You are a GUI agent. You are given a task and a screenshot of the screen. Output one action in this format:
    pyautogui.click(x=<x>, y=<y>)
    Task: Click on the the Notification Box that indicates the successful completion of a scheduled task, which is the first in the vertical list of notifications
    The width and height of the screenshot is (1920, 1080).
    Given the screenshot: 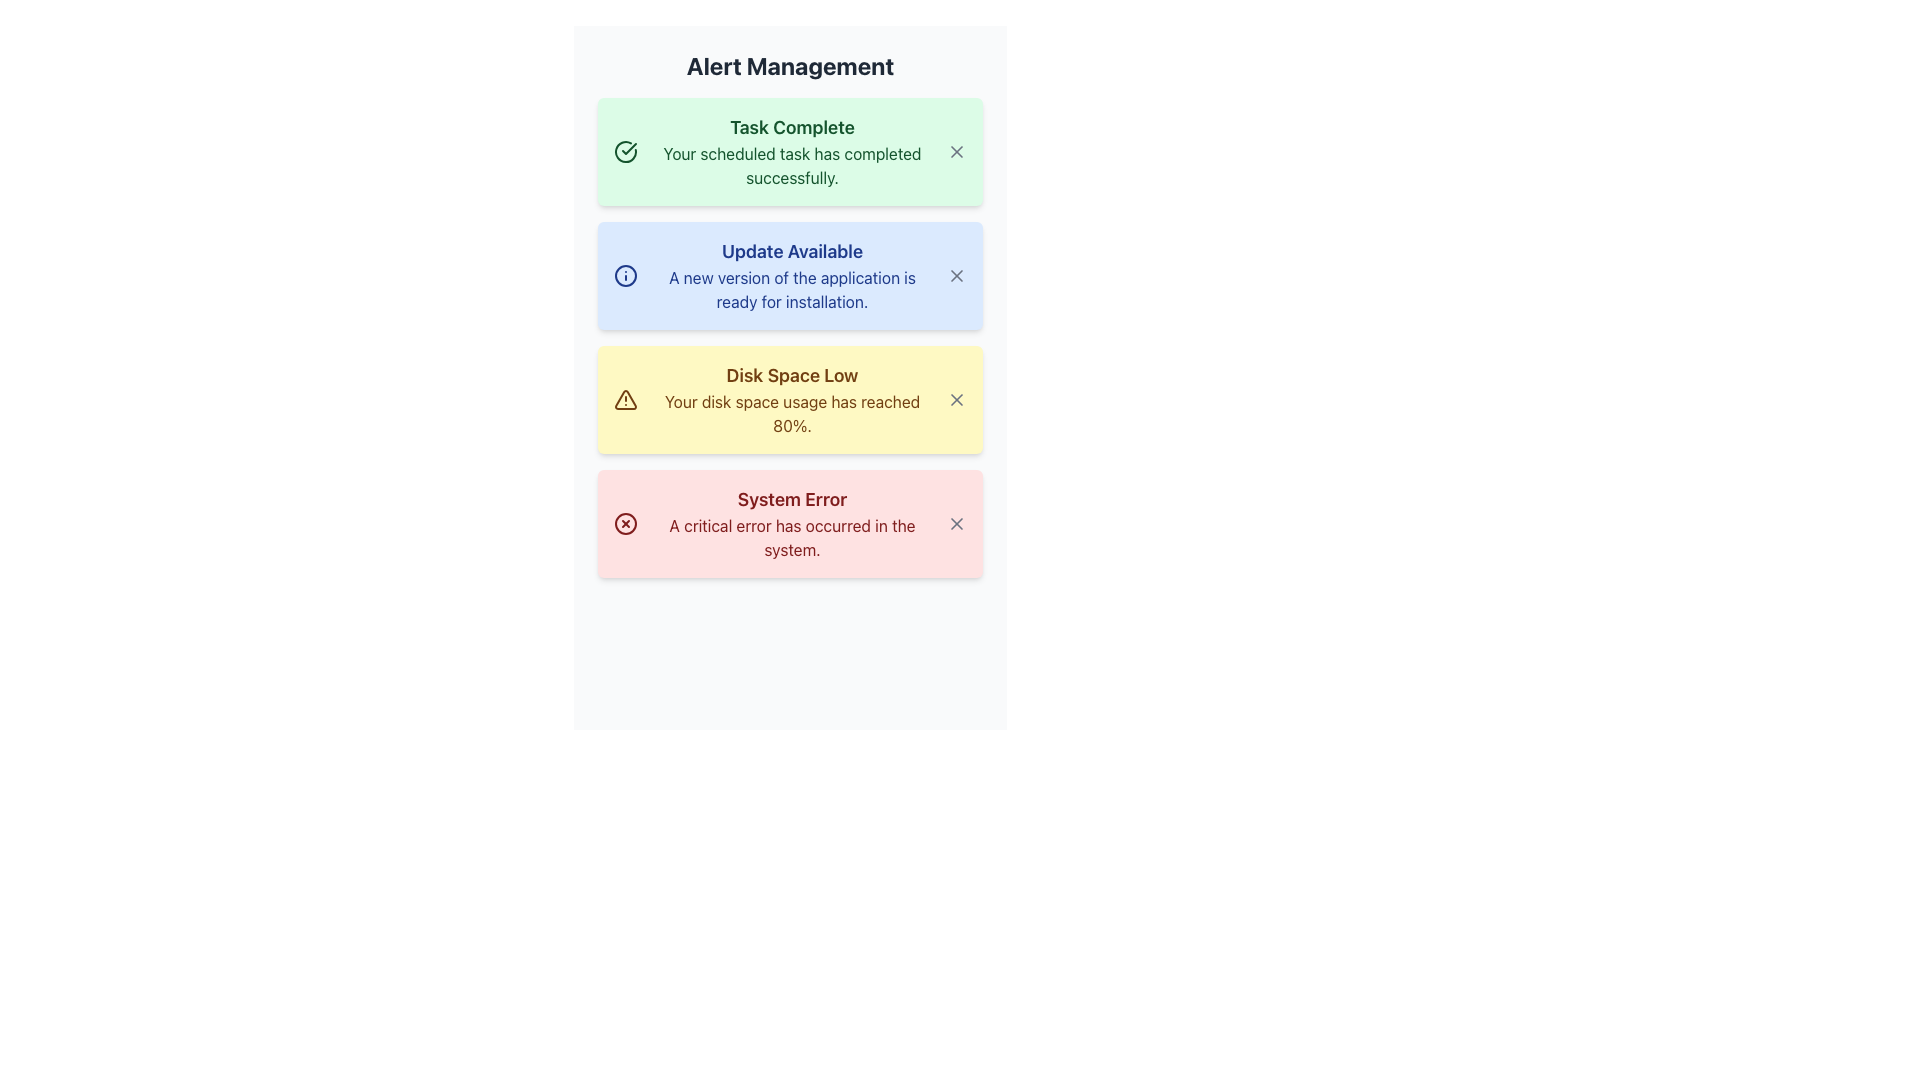 What is the action you would take?
    pyautogui.click(x=789, y=150)
    